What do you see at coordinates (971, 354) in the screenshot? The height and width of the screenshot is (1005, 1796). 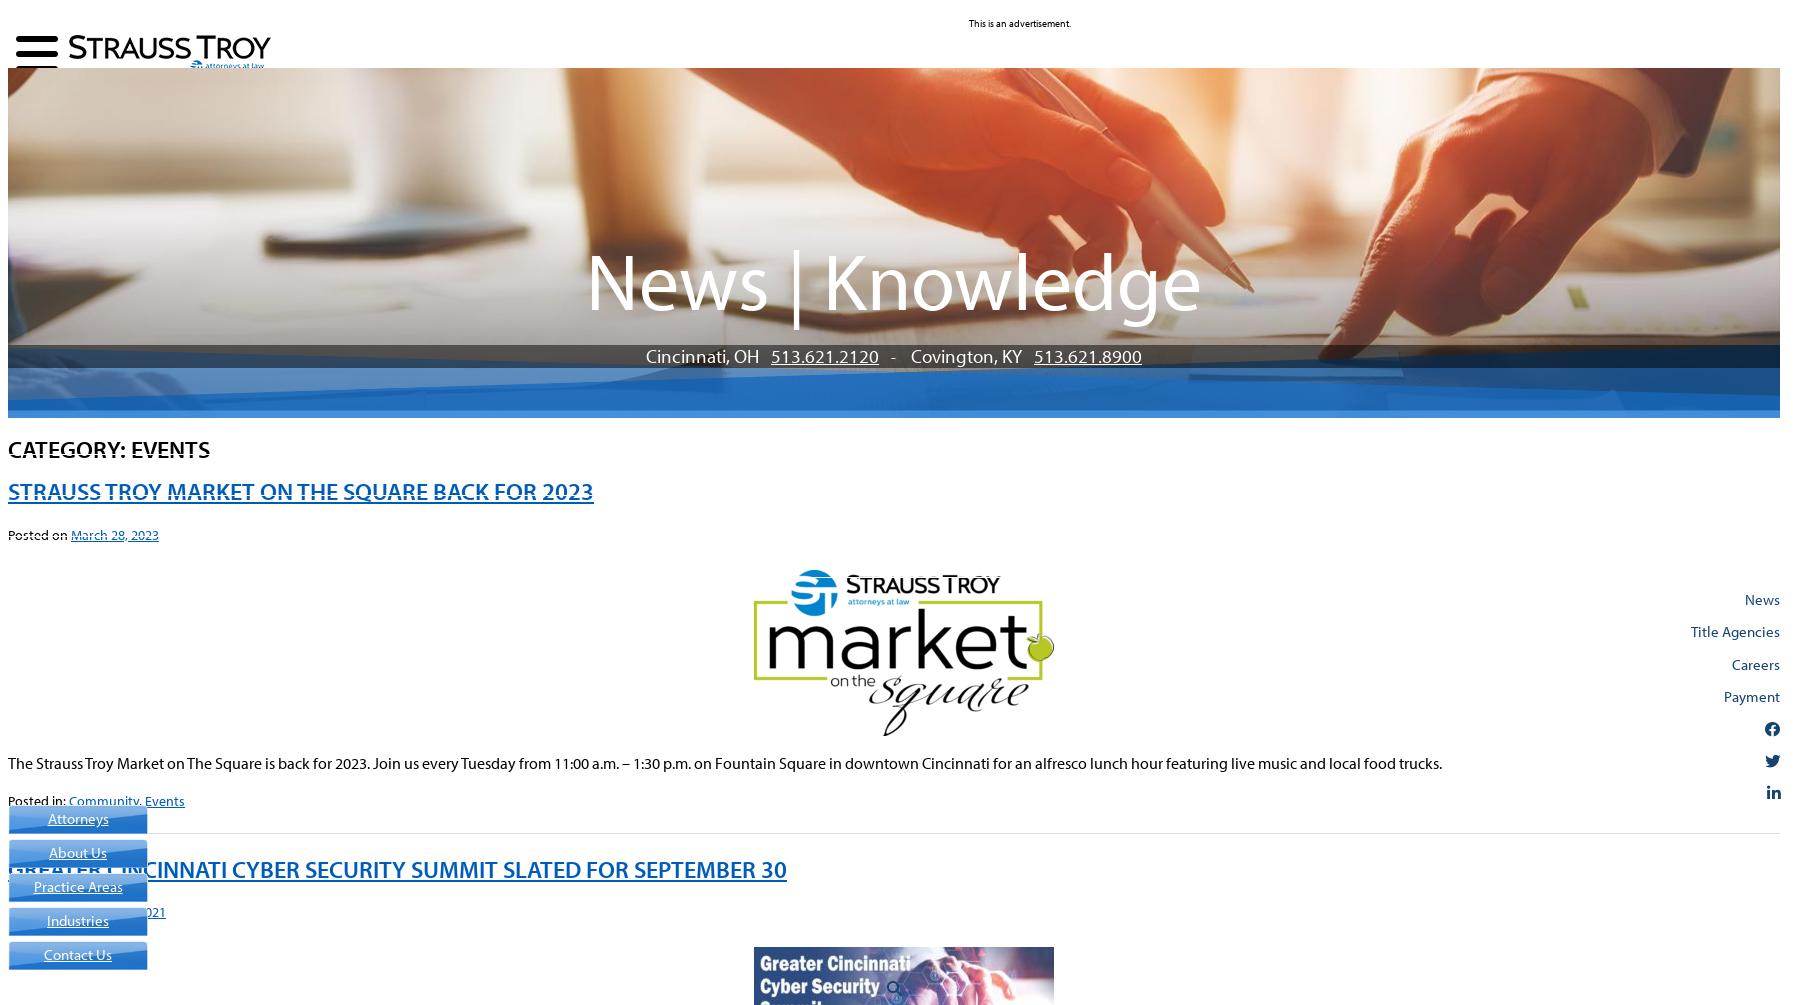 I see `'Covington, KY'` at bounding box center [971, 354].